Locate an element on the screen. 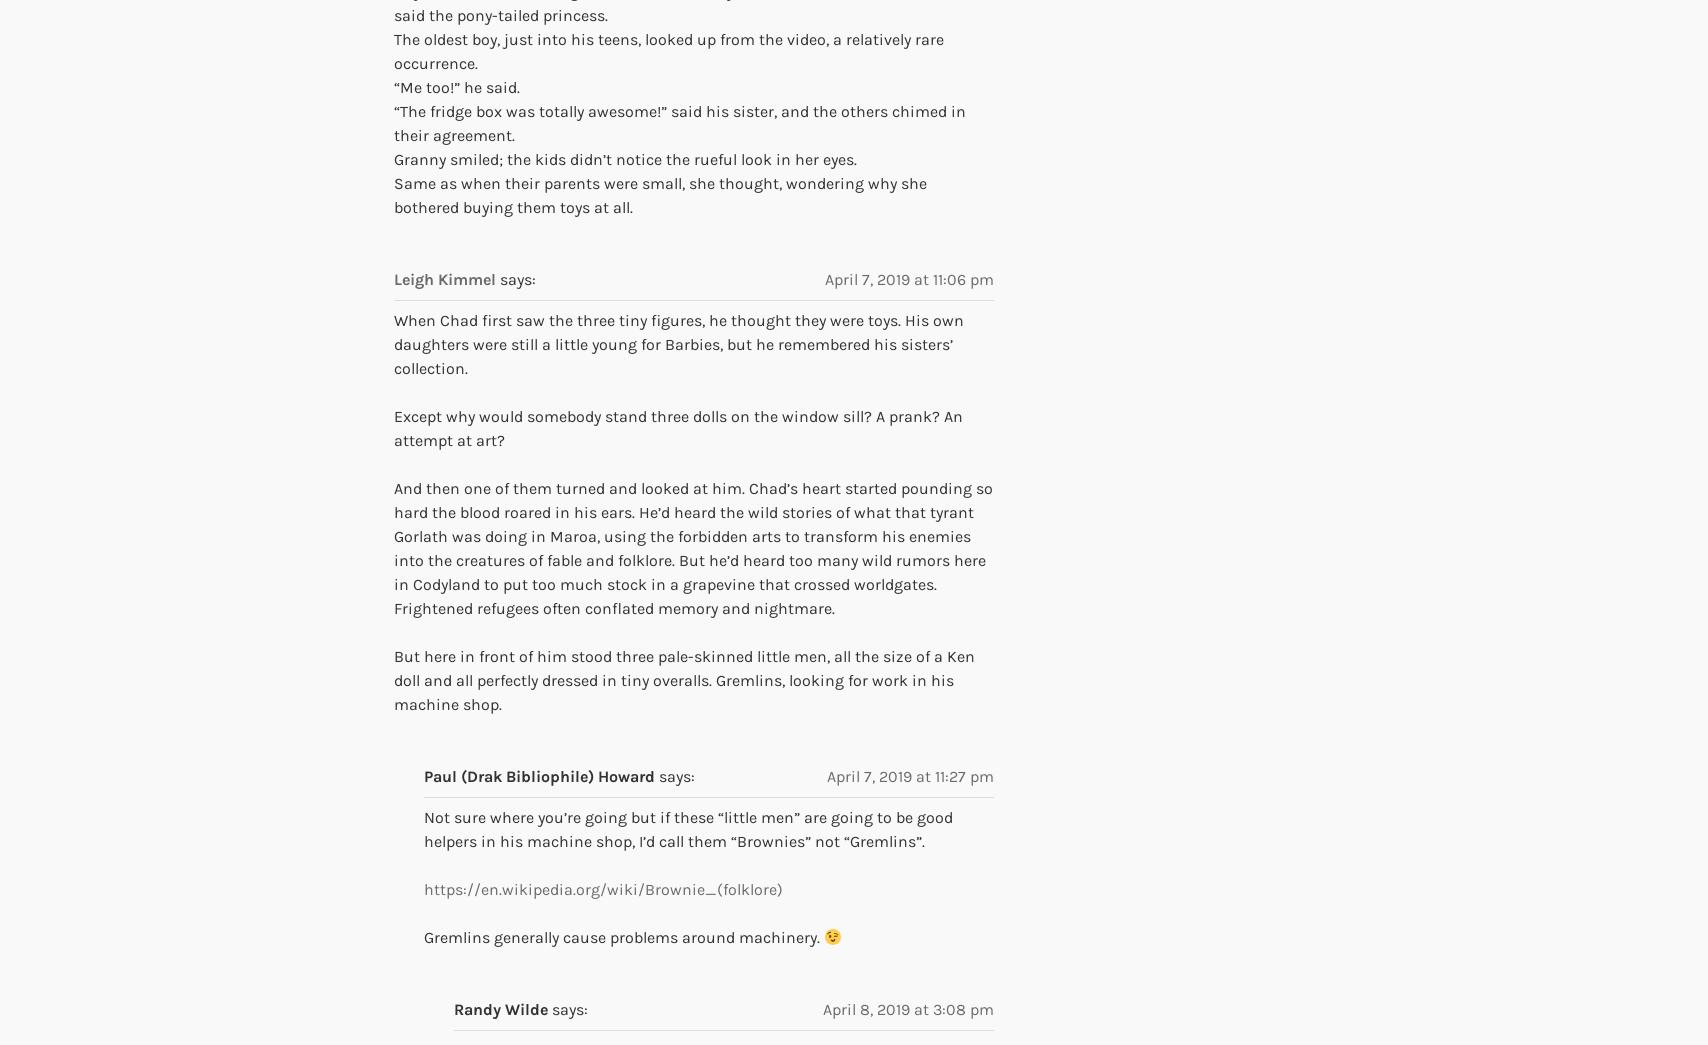 This screenshot has width=1708, height=1045. 'Randy Wilde' is located at coordinates (453, 1009).